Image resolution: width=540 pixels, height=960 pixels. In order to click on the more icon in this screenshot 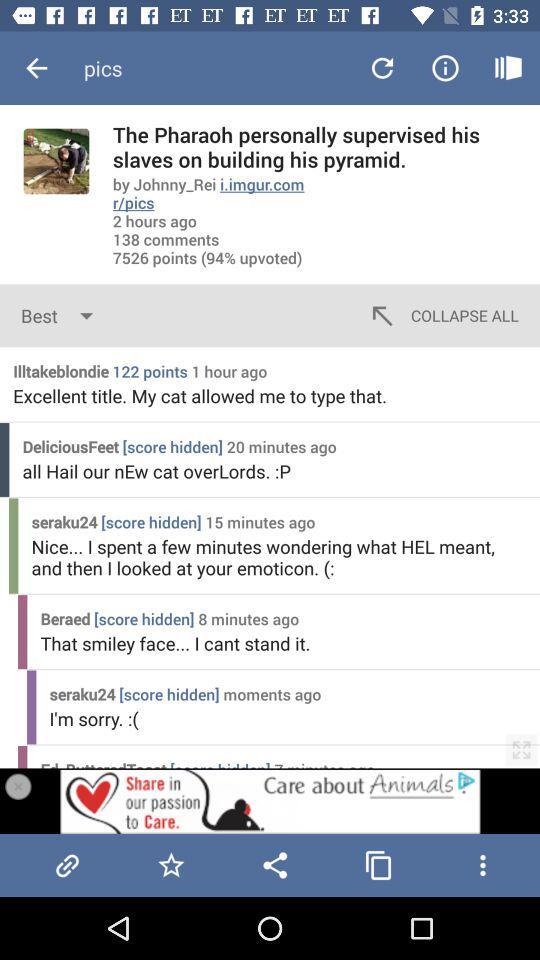, I will do `click(481, 864)`.